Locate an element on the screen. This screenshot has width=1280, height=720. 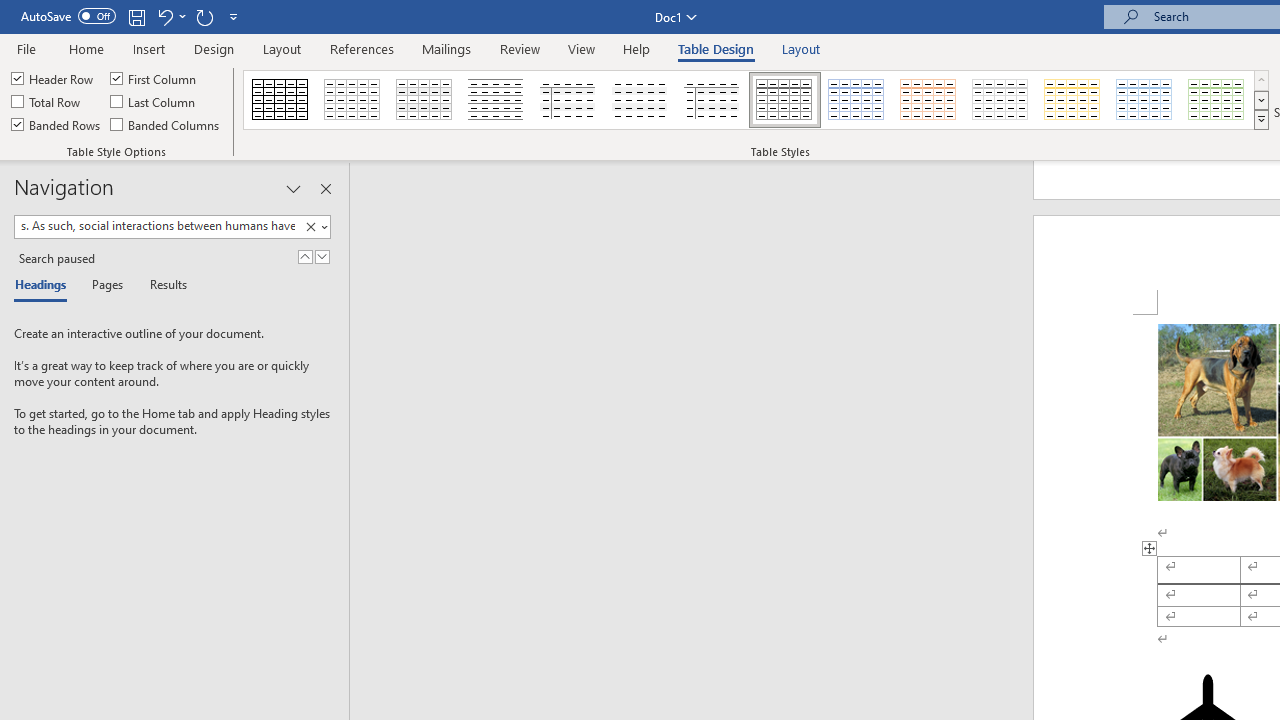
'Next Result' is located at coordinates (322, 256).